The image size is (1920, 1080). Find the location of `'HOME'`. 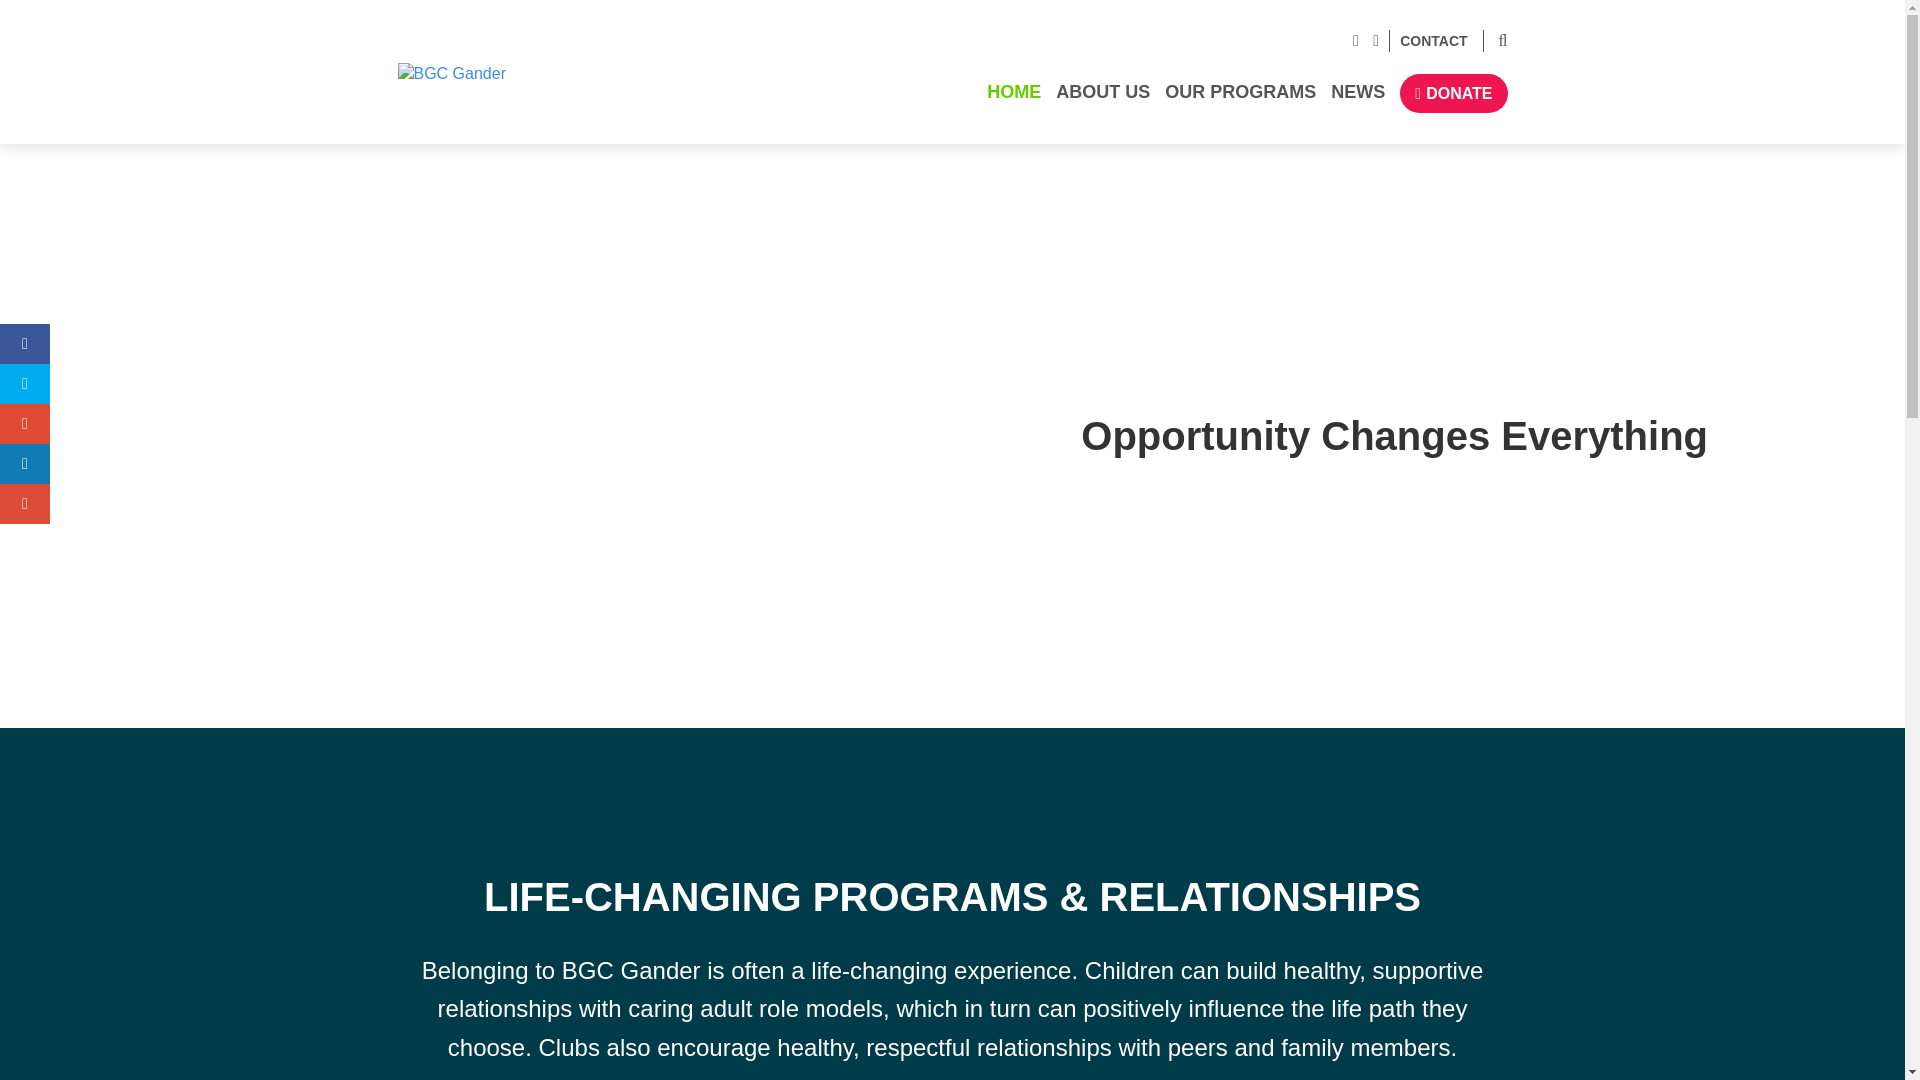

'HOME' is located at coordinates (1014, 100).